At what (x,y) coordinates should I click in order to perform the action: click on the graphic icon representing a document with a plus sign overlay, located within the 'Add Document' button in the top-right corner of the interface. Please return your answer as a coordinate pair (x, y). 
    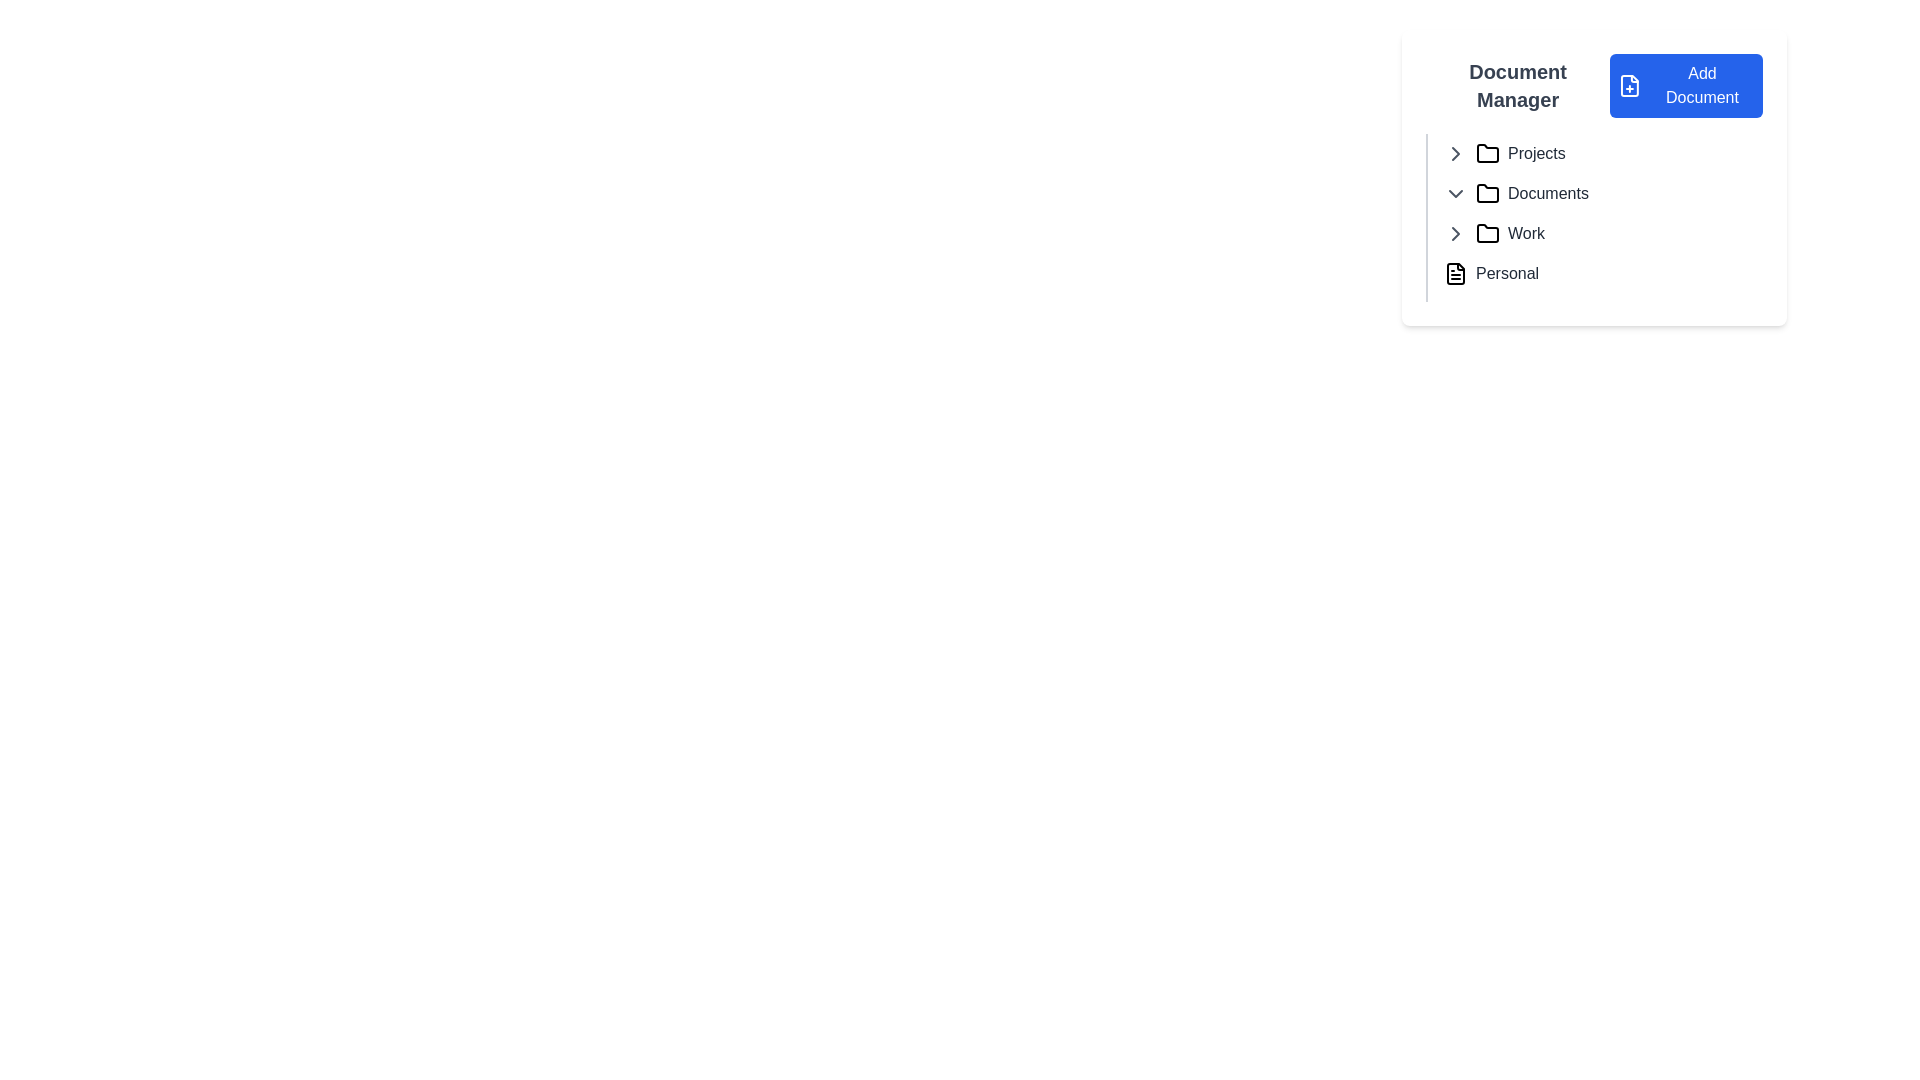
    Looking at the image, I should click on (1630, 84).